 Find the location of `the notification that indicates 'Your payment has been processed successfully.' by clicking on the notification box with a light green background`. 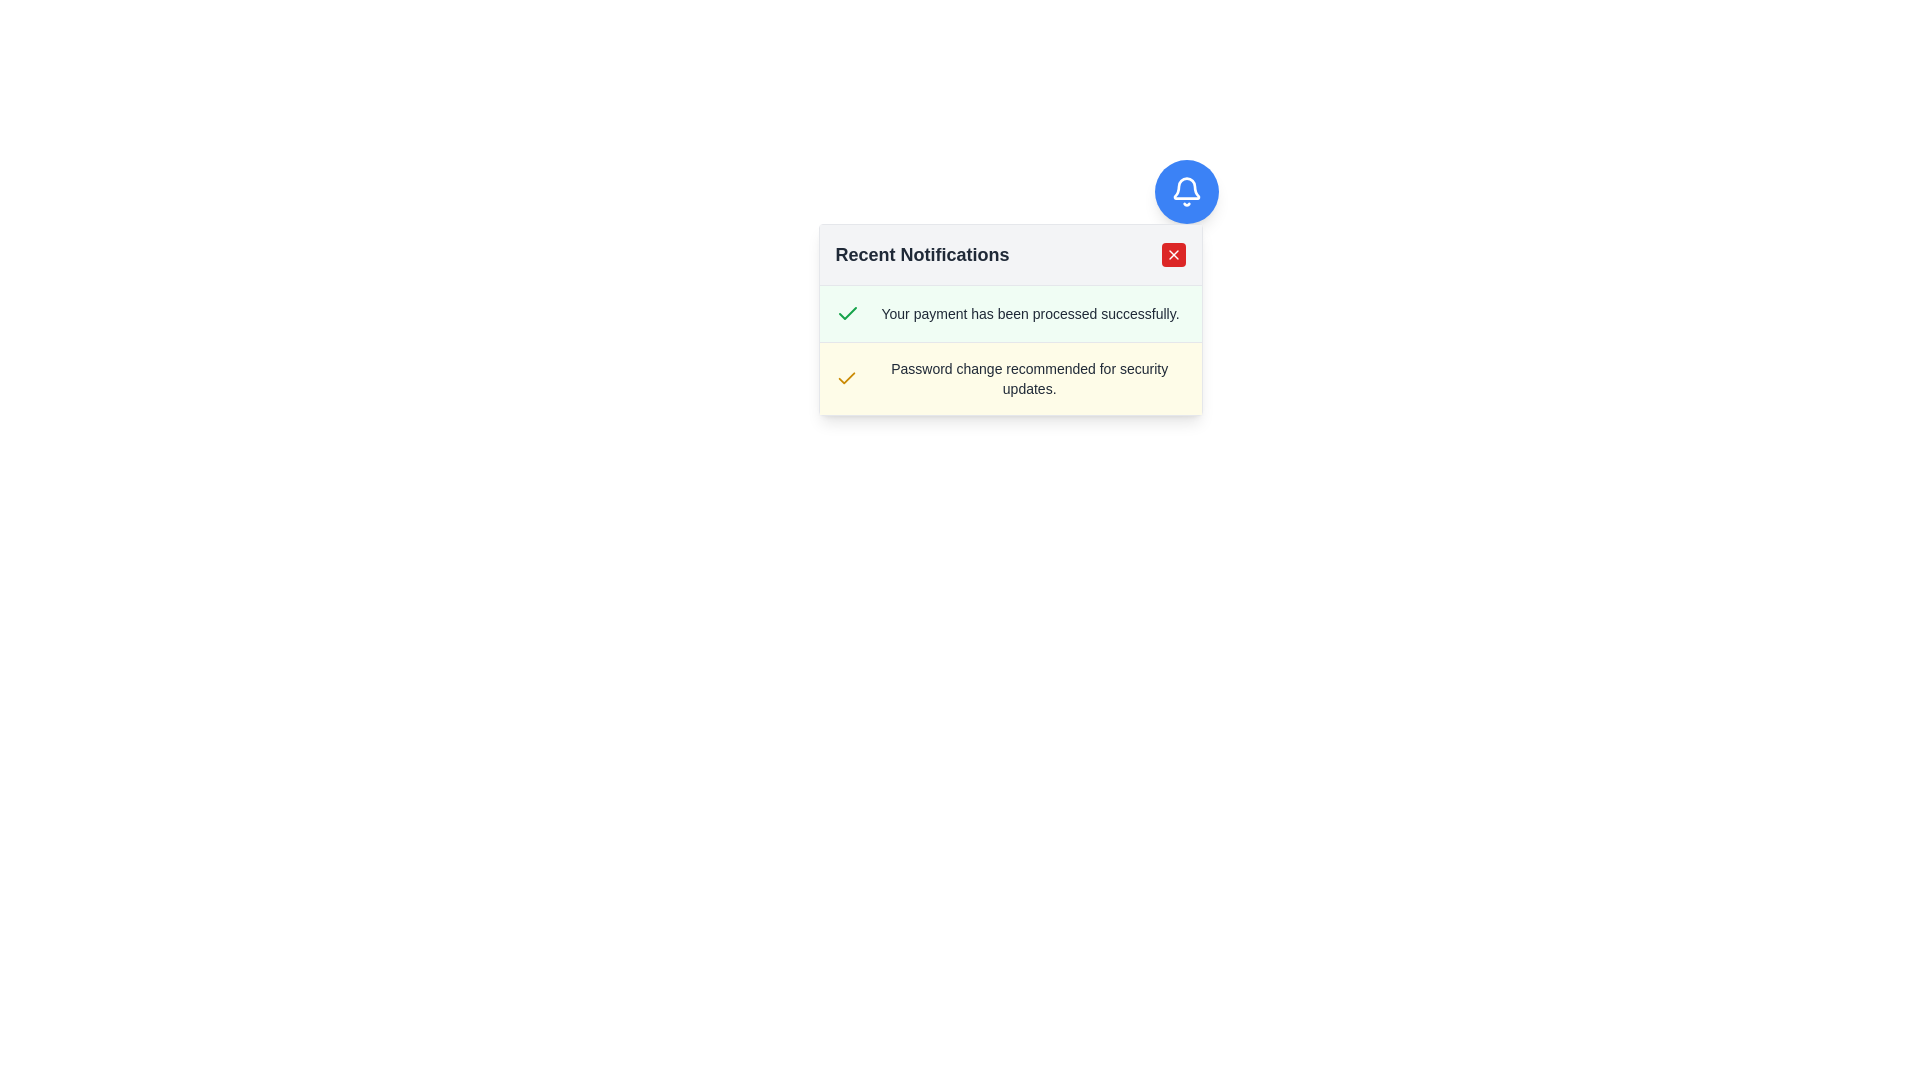

the notification that indicates 'Your payment has been processed successfully.' by clicking on the notification box with a light green background is located at coordinates (1010, 314).